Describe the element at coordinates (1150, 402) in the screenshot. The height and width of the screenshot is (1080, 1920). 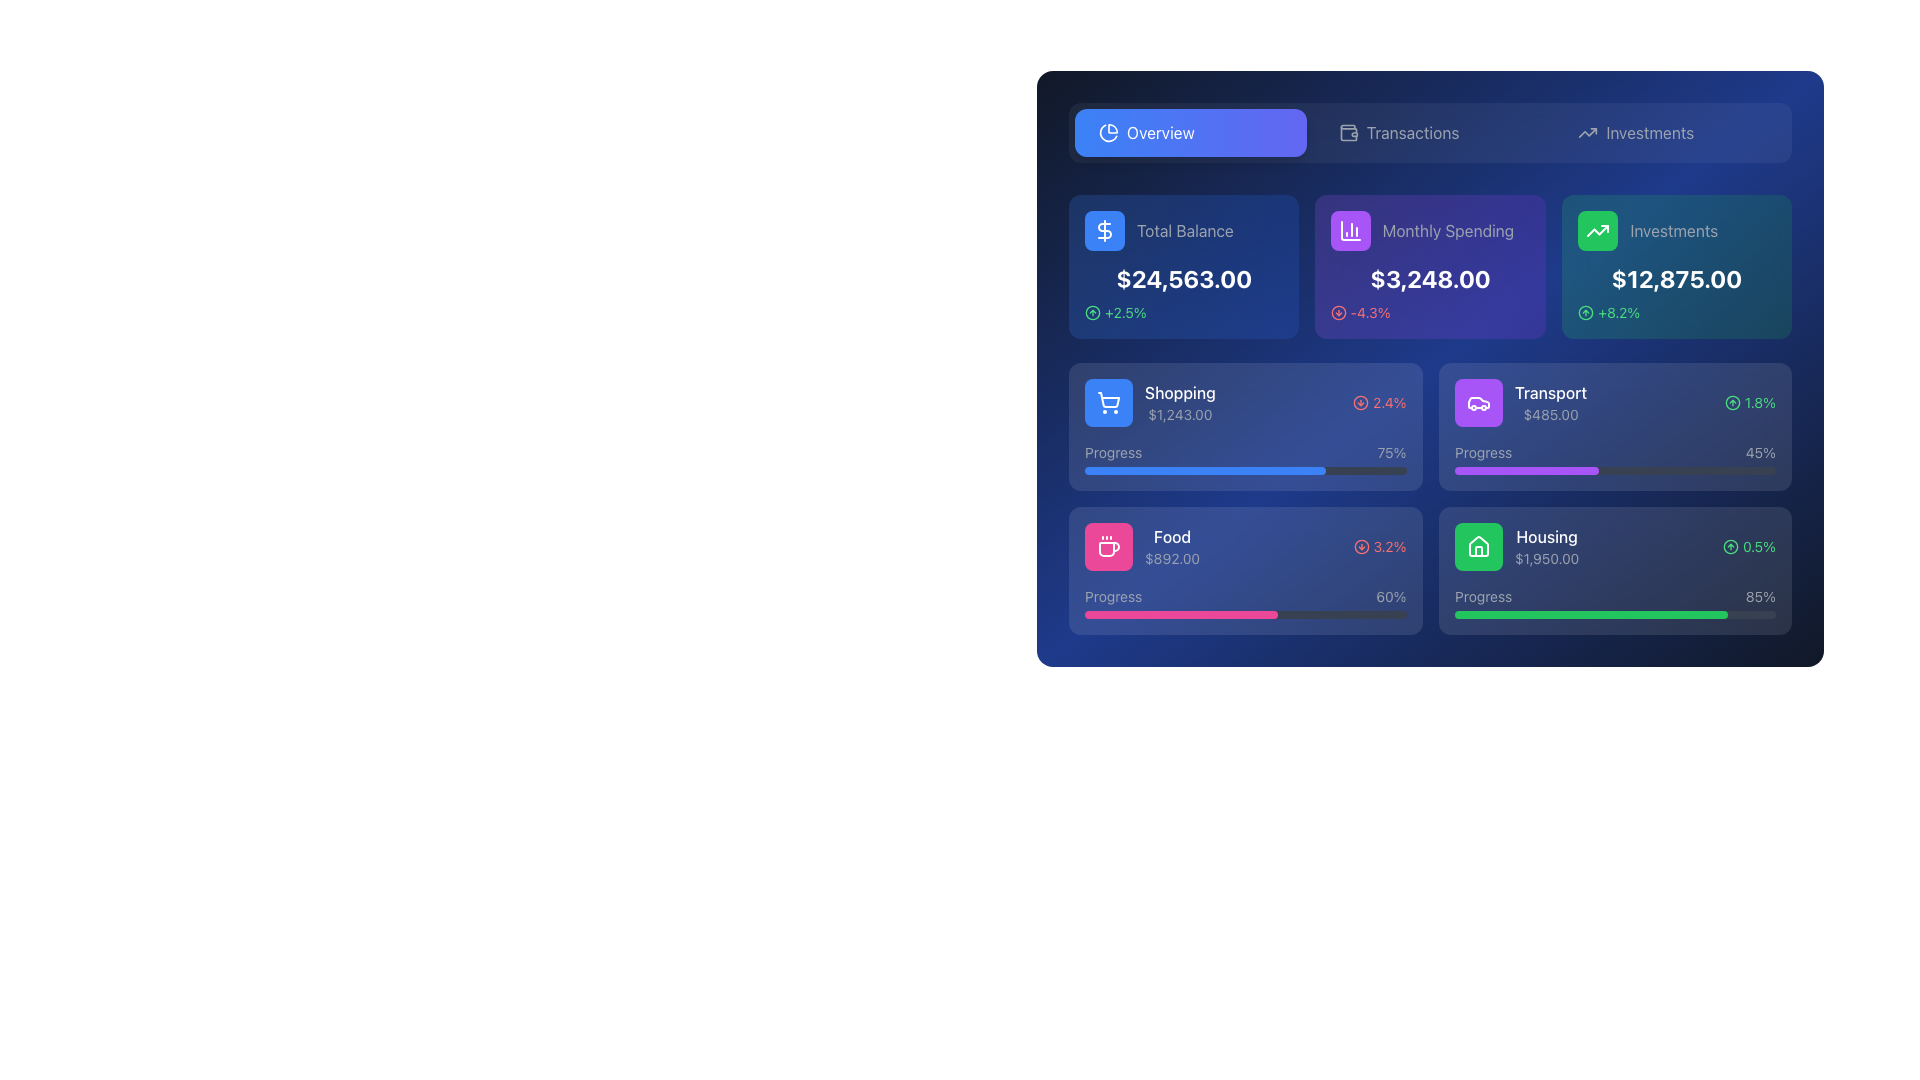
I see `the 'Shopping' informational display box in the first column of the second row under the 'Overview' tab` at that location.